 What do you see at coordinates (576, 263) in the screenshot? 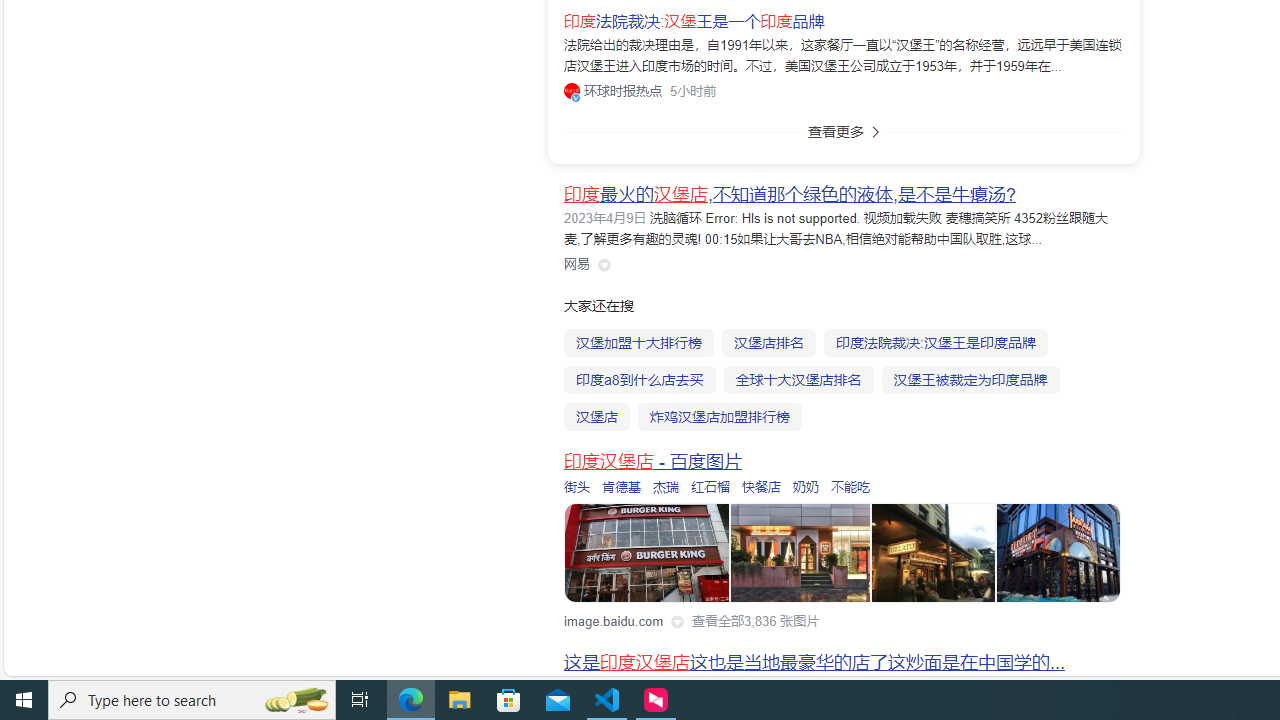
I see `'Class: siteLink_9TPP3'` at bounding box center [576, 263].